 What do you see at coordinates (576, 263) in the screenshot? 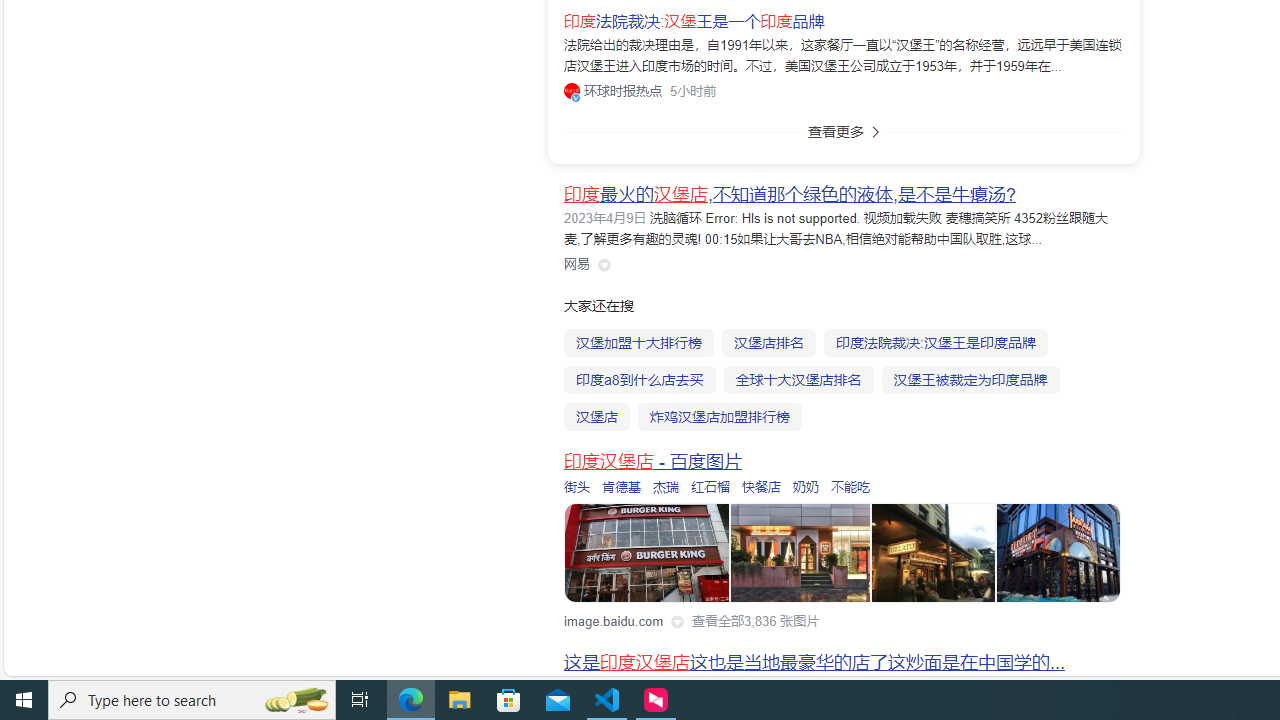
I see `'Class: siteLink_9TPP3'` at bounding box center [576, 263].